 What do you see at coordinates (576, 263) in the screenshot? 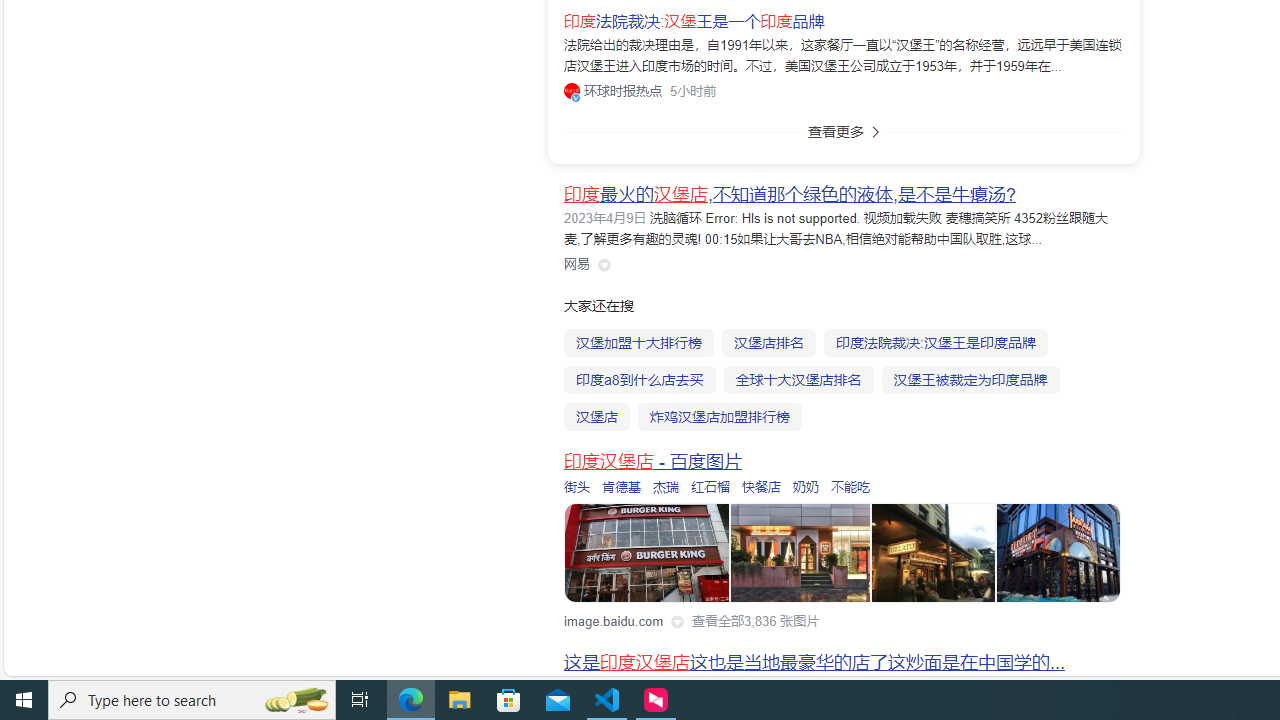
I see `'Class: siteLink_9TPP3'` at bounding box center [576, 263].